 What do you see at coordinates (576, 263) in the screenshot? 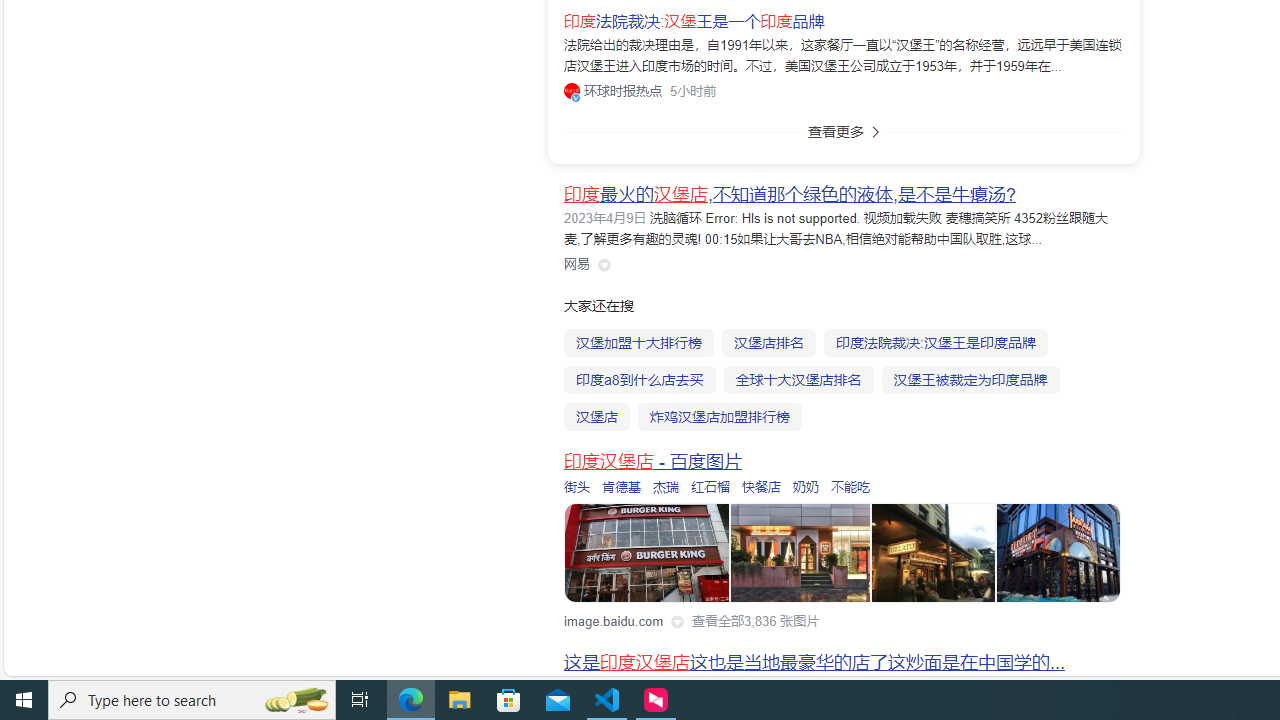
I see `'Class: siteLink_9TPP3'` at bounding box center [576, 263].